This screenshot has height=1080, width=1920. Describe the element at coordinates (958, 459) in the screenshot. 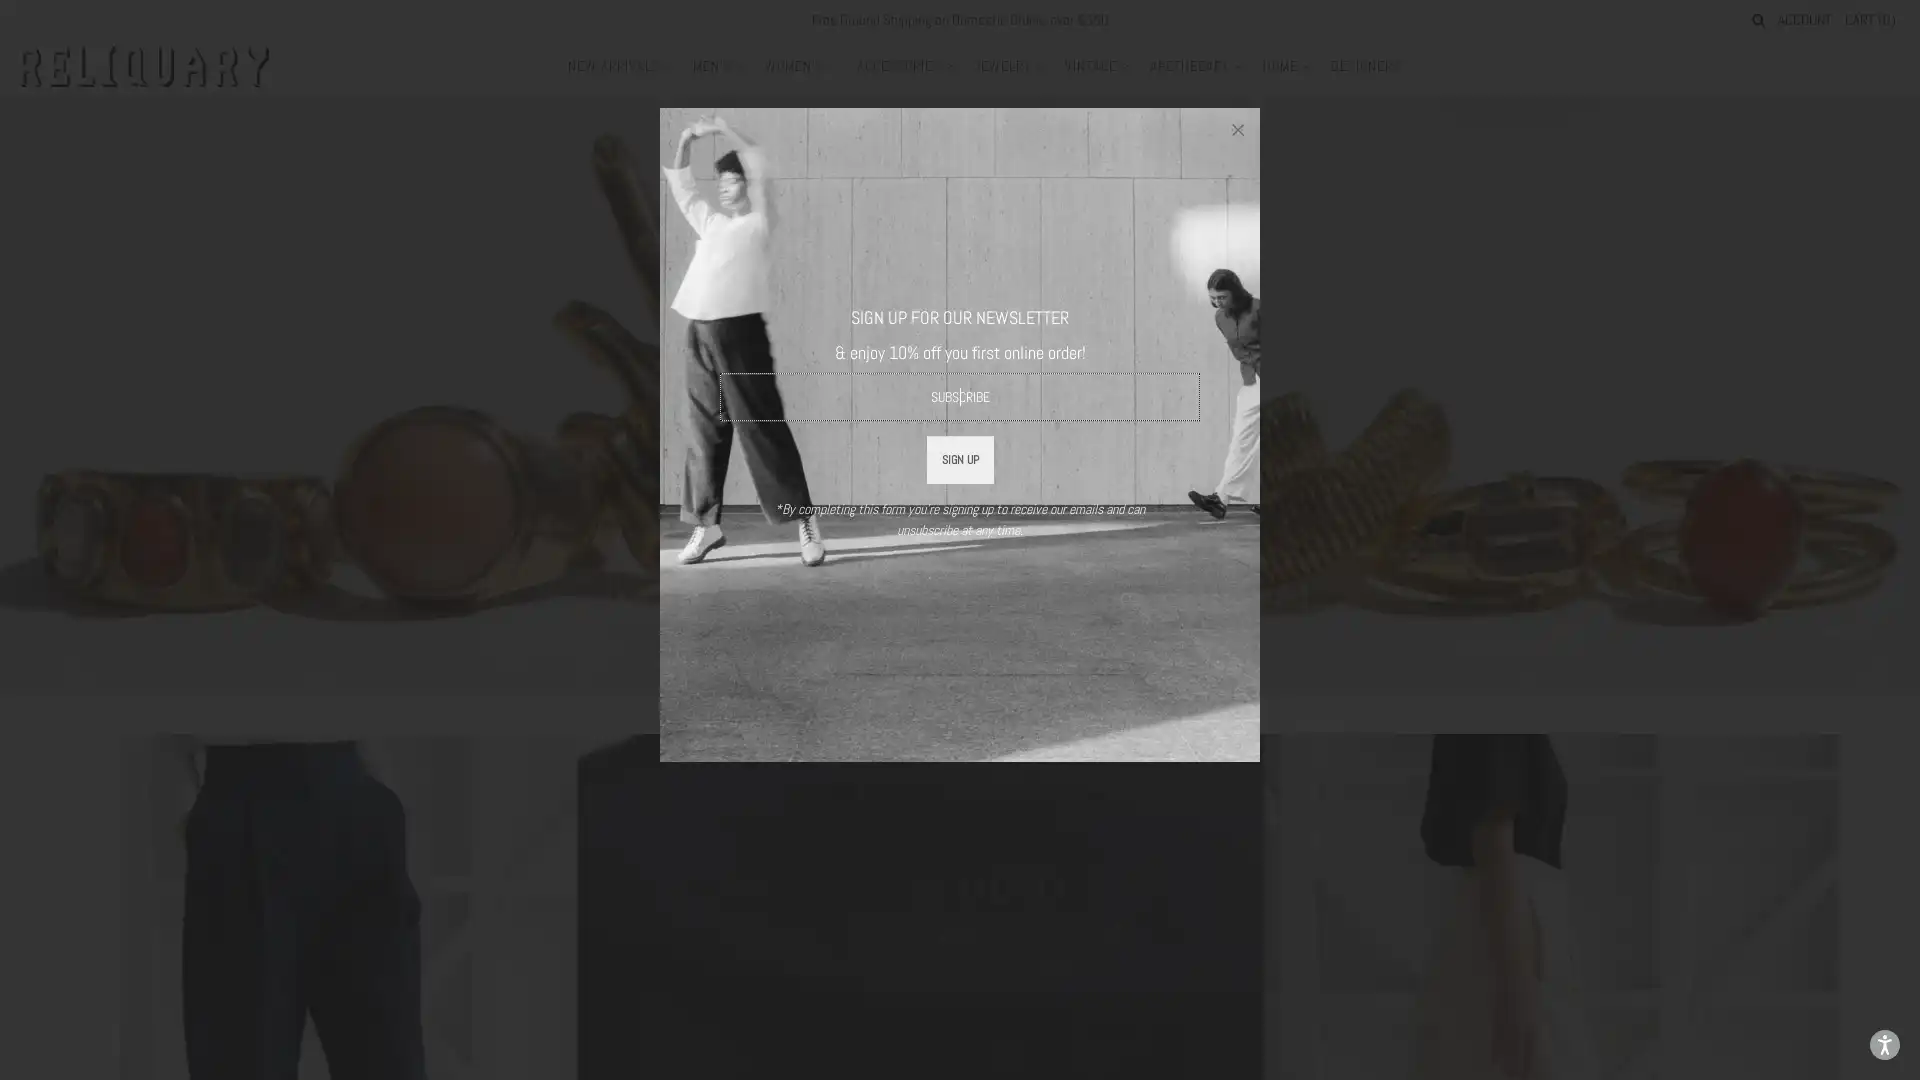

I see `Sign Up` at that location.